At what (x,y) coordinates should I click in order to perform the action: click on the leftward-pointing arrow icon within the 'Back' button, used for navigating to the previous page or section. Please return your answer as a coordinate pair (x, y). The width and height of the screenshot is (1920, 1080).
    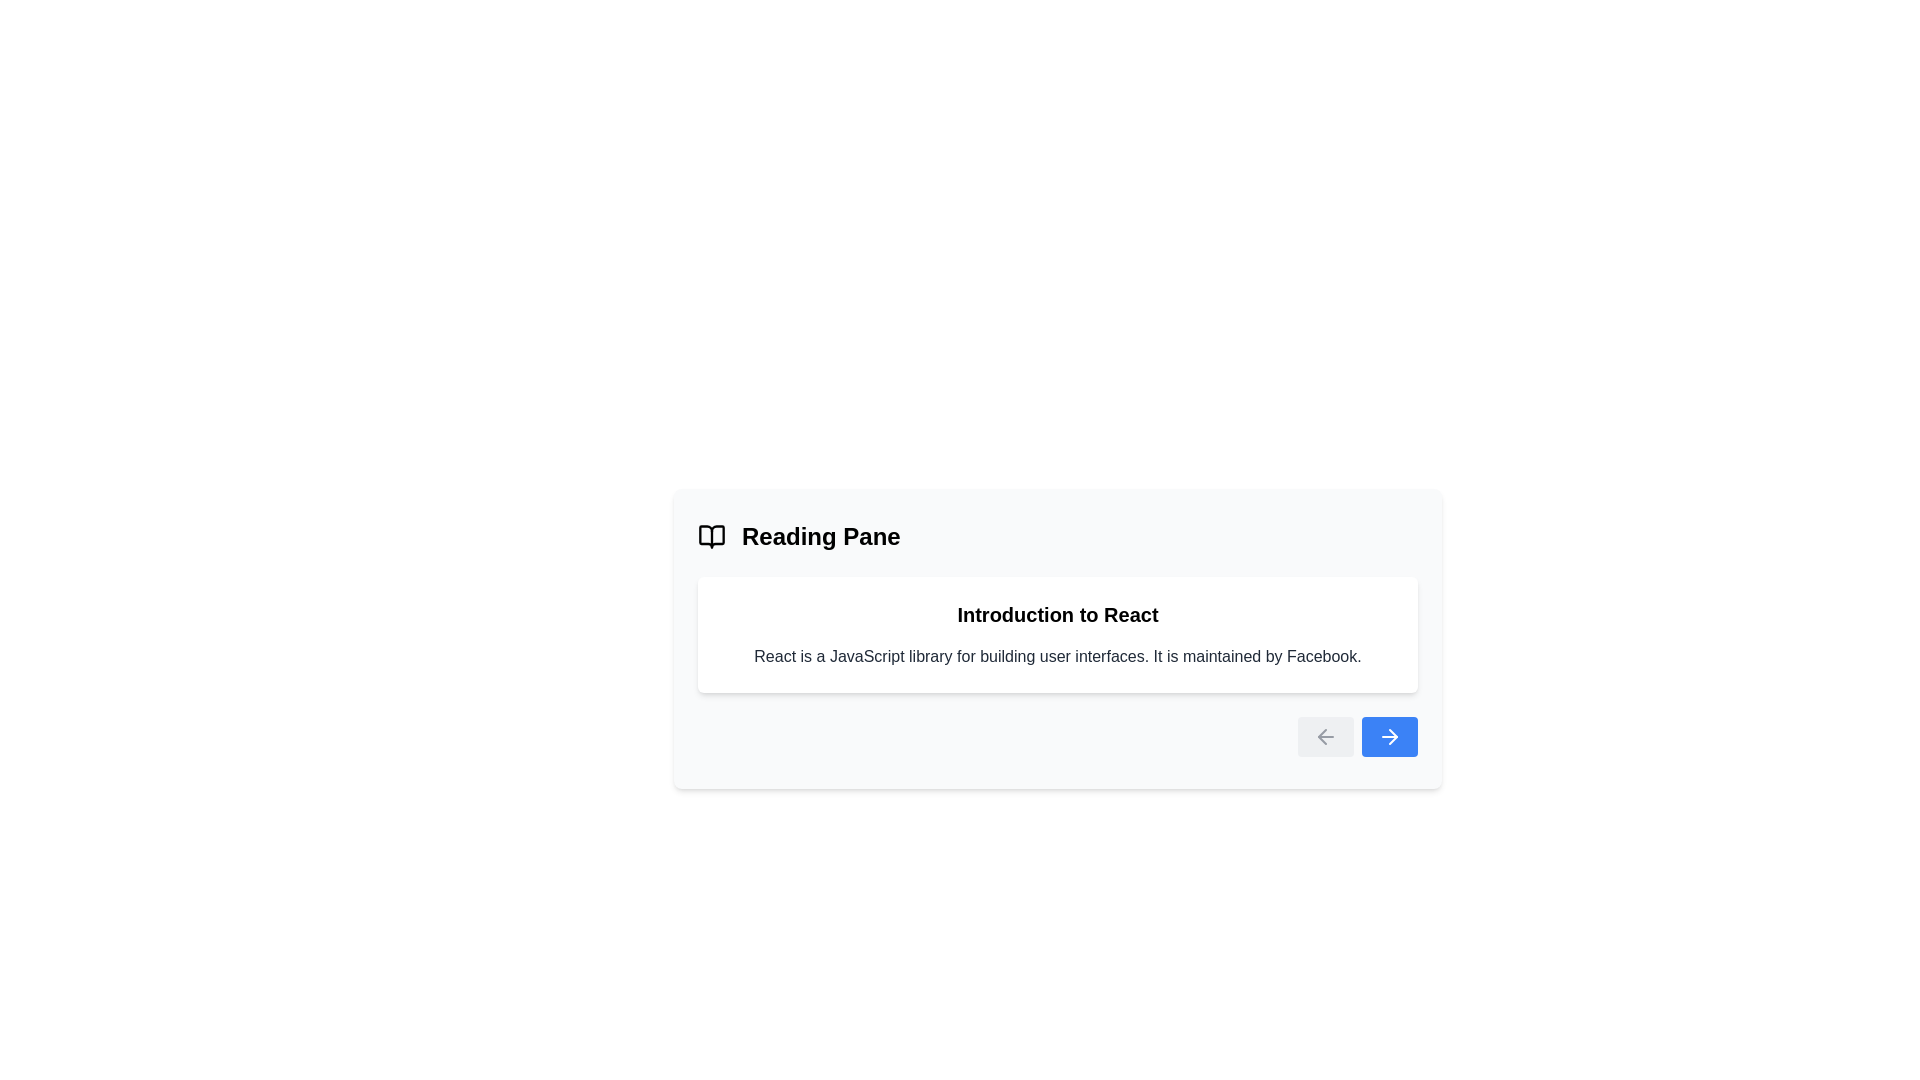
    Looking at the image, I should click on (1325, 736).